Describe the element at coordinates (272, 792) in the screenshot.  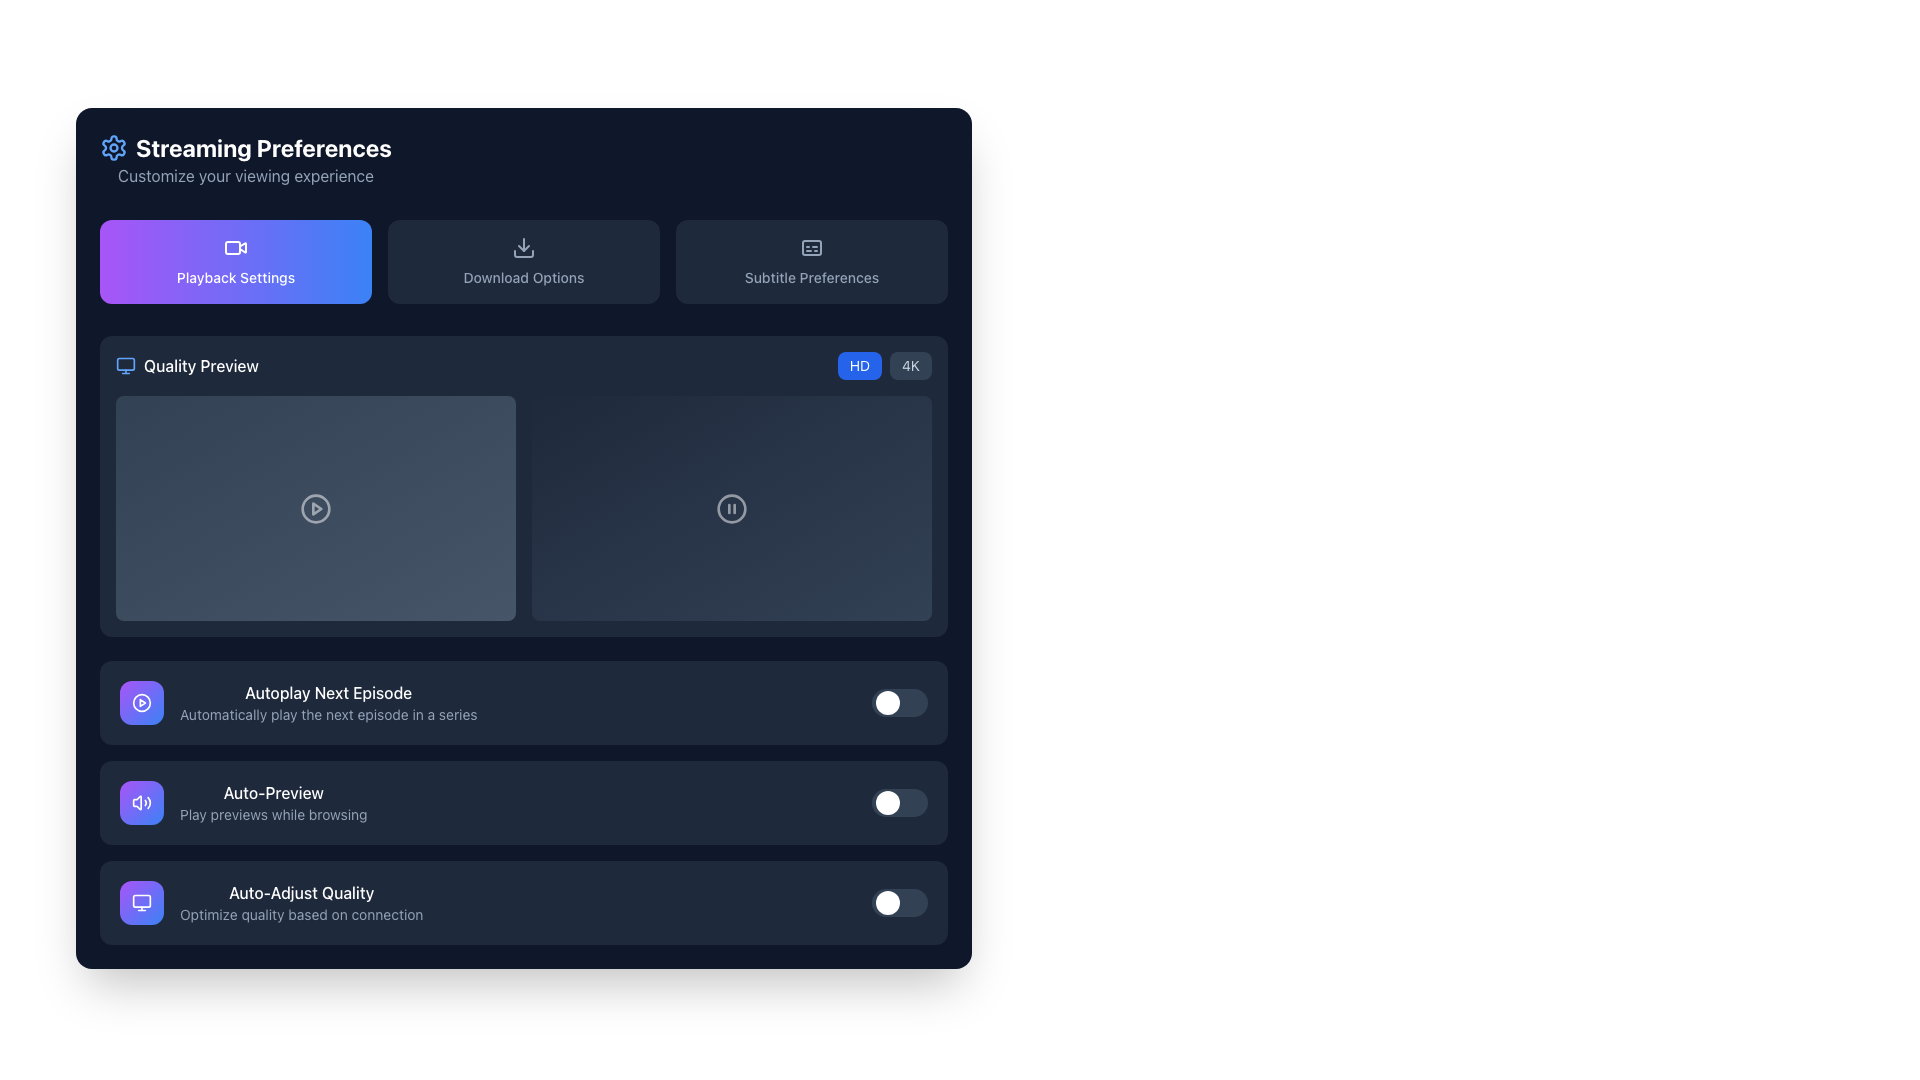
I see `the 'Auto-Preview' text label, which displays in white font and is located above the descriptive text 'Play previews while browsing.'` at that location.